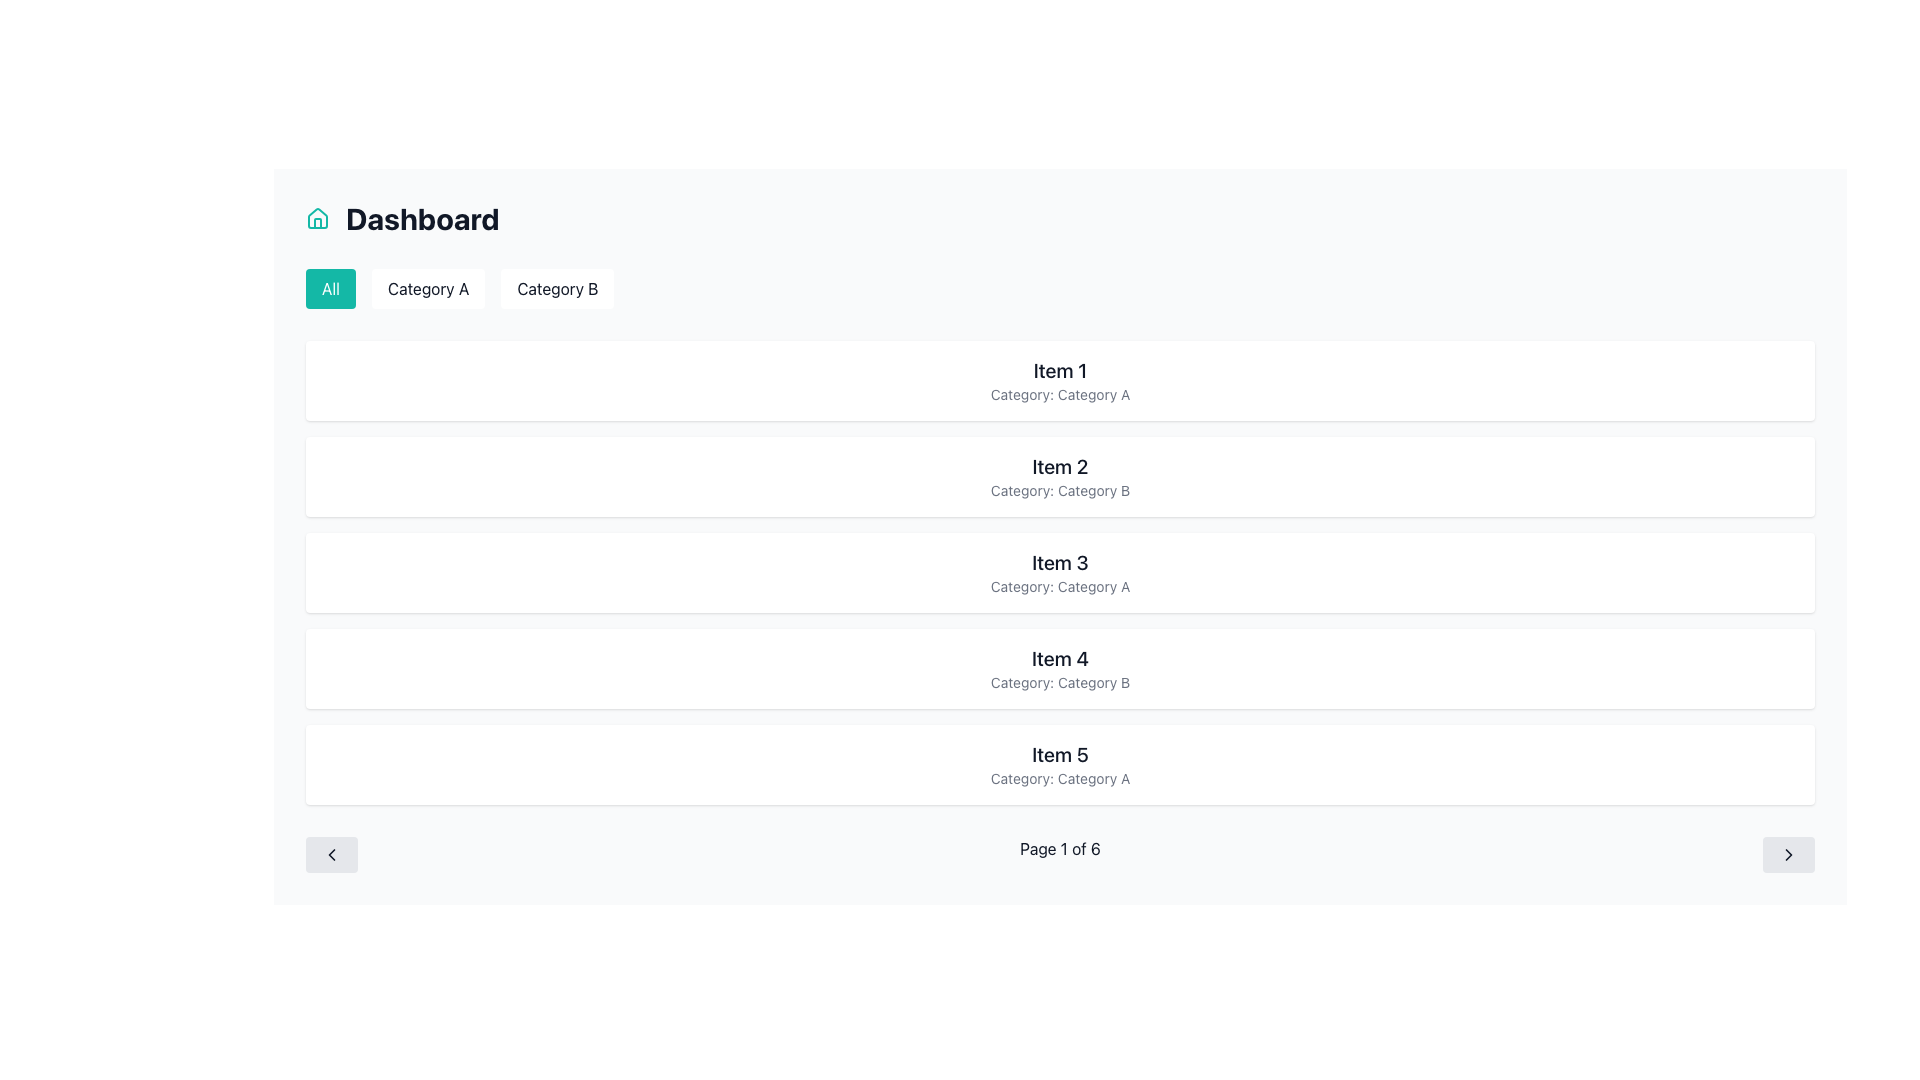 The width and height of the screenshot is (1920, 1080). Describe the element at coordinates (427, 289) in the screenshot. I see `the 'Category A' button, which has a white background, rounded corners, and is positioned between the 'All' and 'Category B' buttons, to apply the 'Category A' filter` at that location.